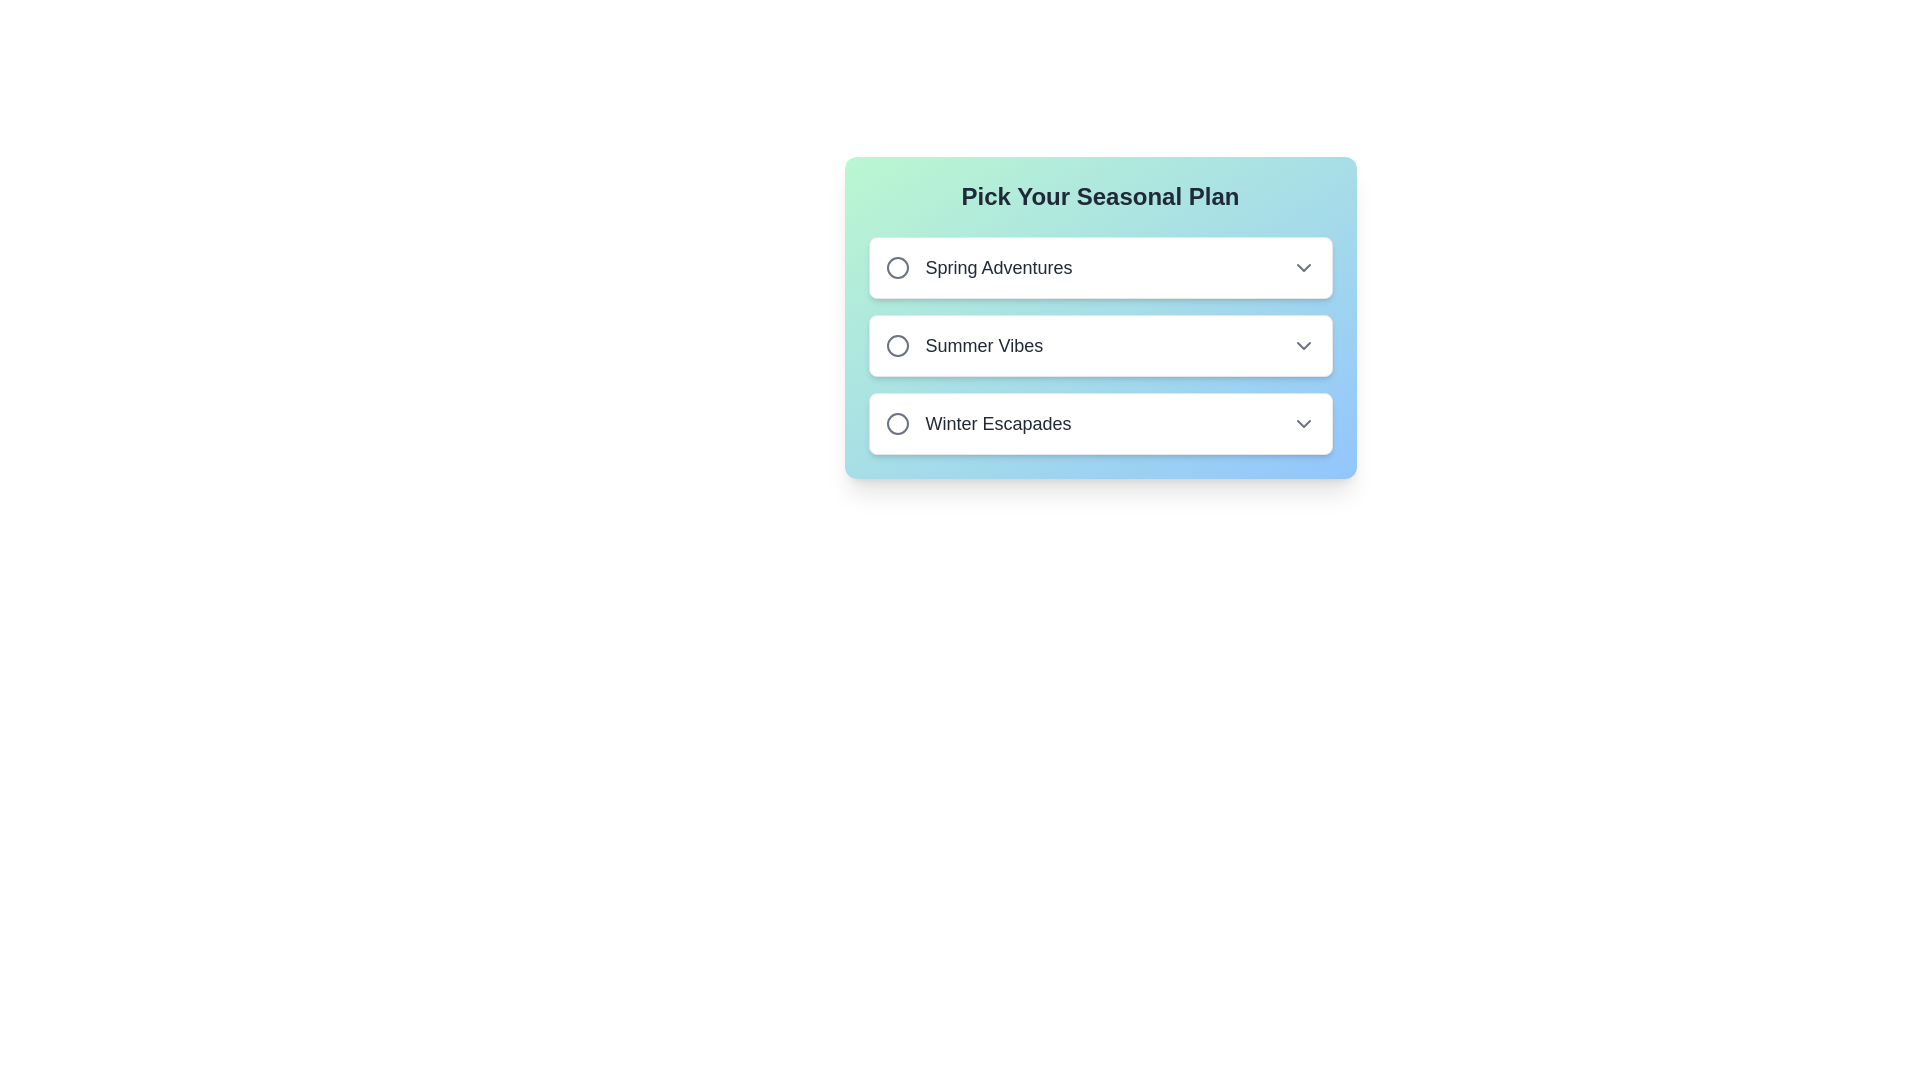 The width and height of the screenshot is (1920, 1080). What do you see at coordinates (1303, 423) in the screenshot?
I see `the chevron-down icon styled with a gray stroke color, located at the rightmost edge of the third row labeled 'Winter Escapades'` at bounding box center [1303, 423].